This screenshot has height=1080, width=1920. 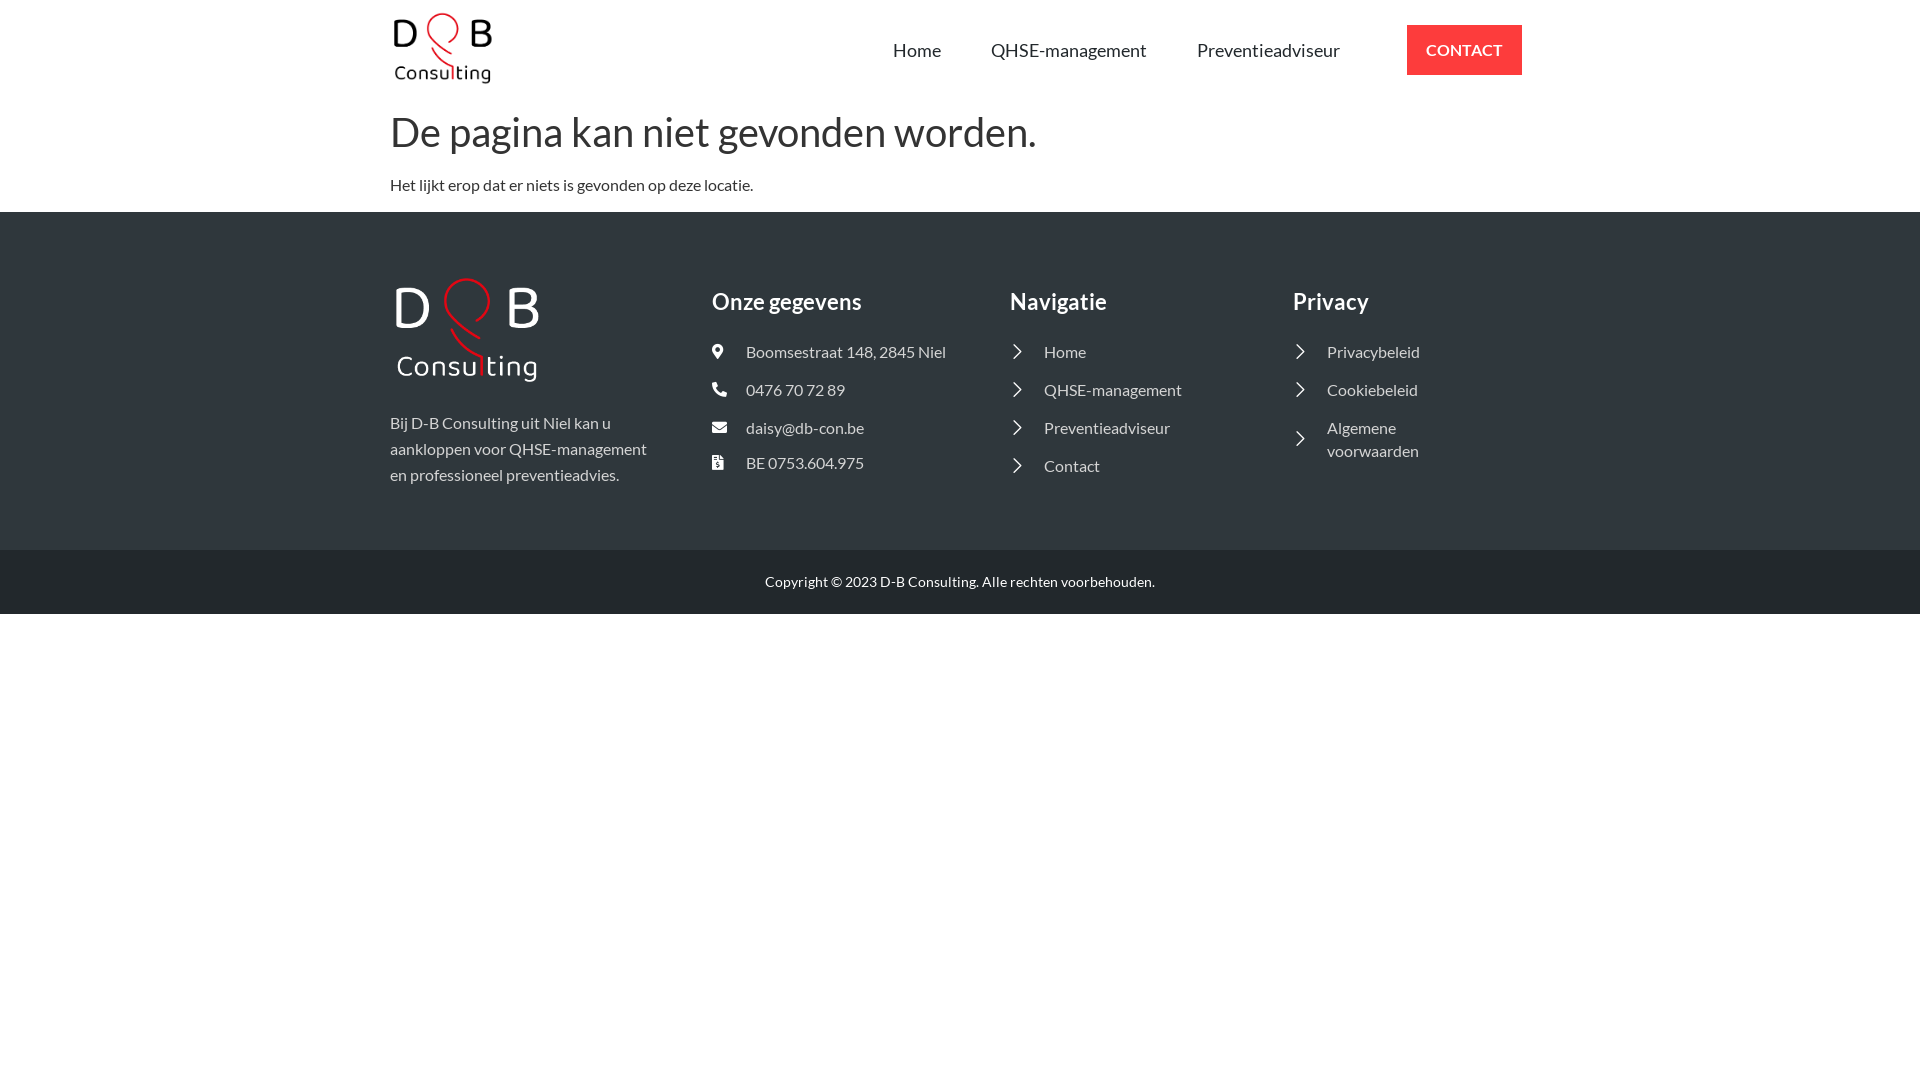 I want to click on 'QHSE-management', so click(x=1068, y=49).